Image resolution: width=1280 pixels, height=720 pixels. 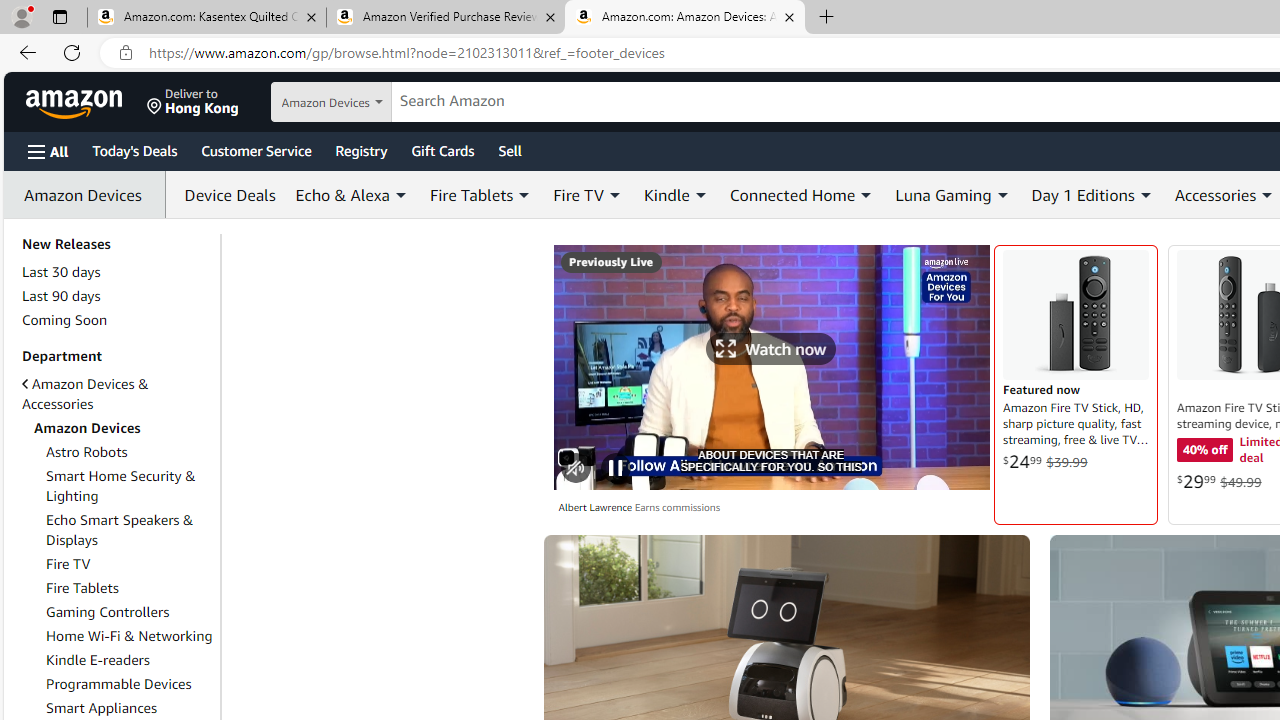 I want to click on 'Earns commissions', so click(x=676, y=506).